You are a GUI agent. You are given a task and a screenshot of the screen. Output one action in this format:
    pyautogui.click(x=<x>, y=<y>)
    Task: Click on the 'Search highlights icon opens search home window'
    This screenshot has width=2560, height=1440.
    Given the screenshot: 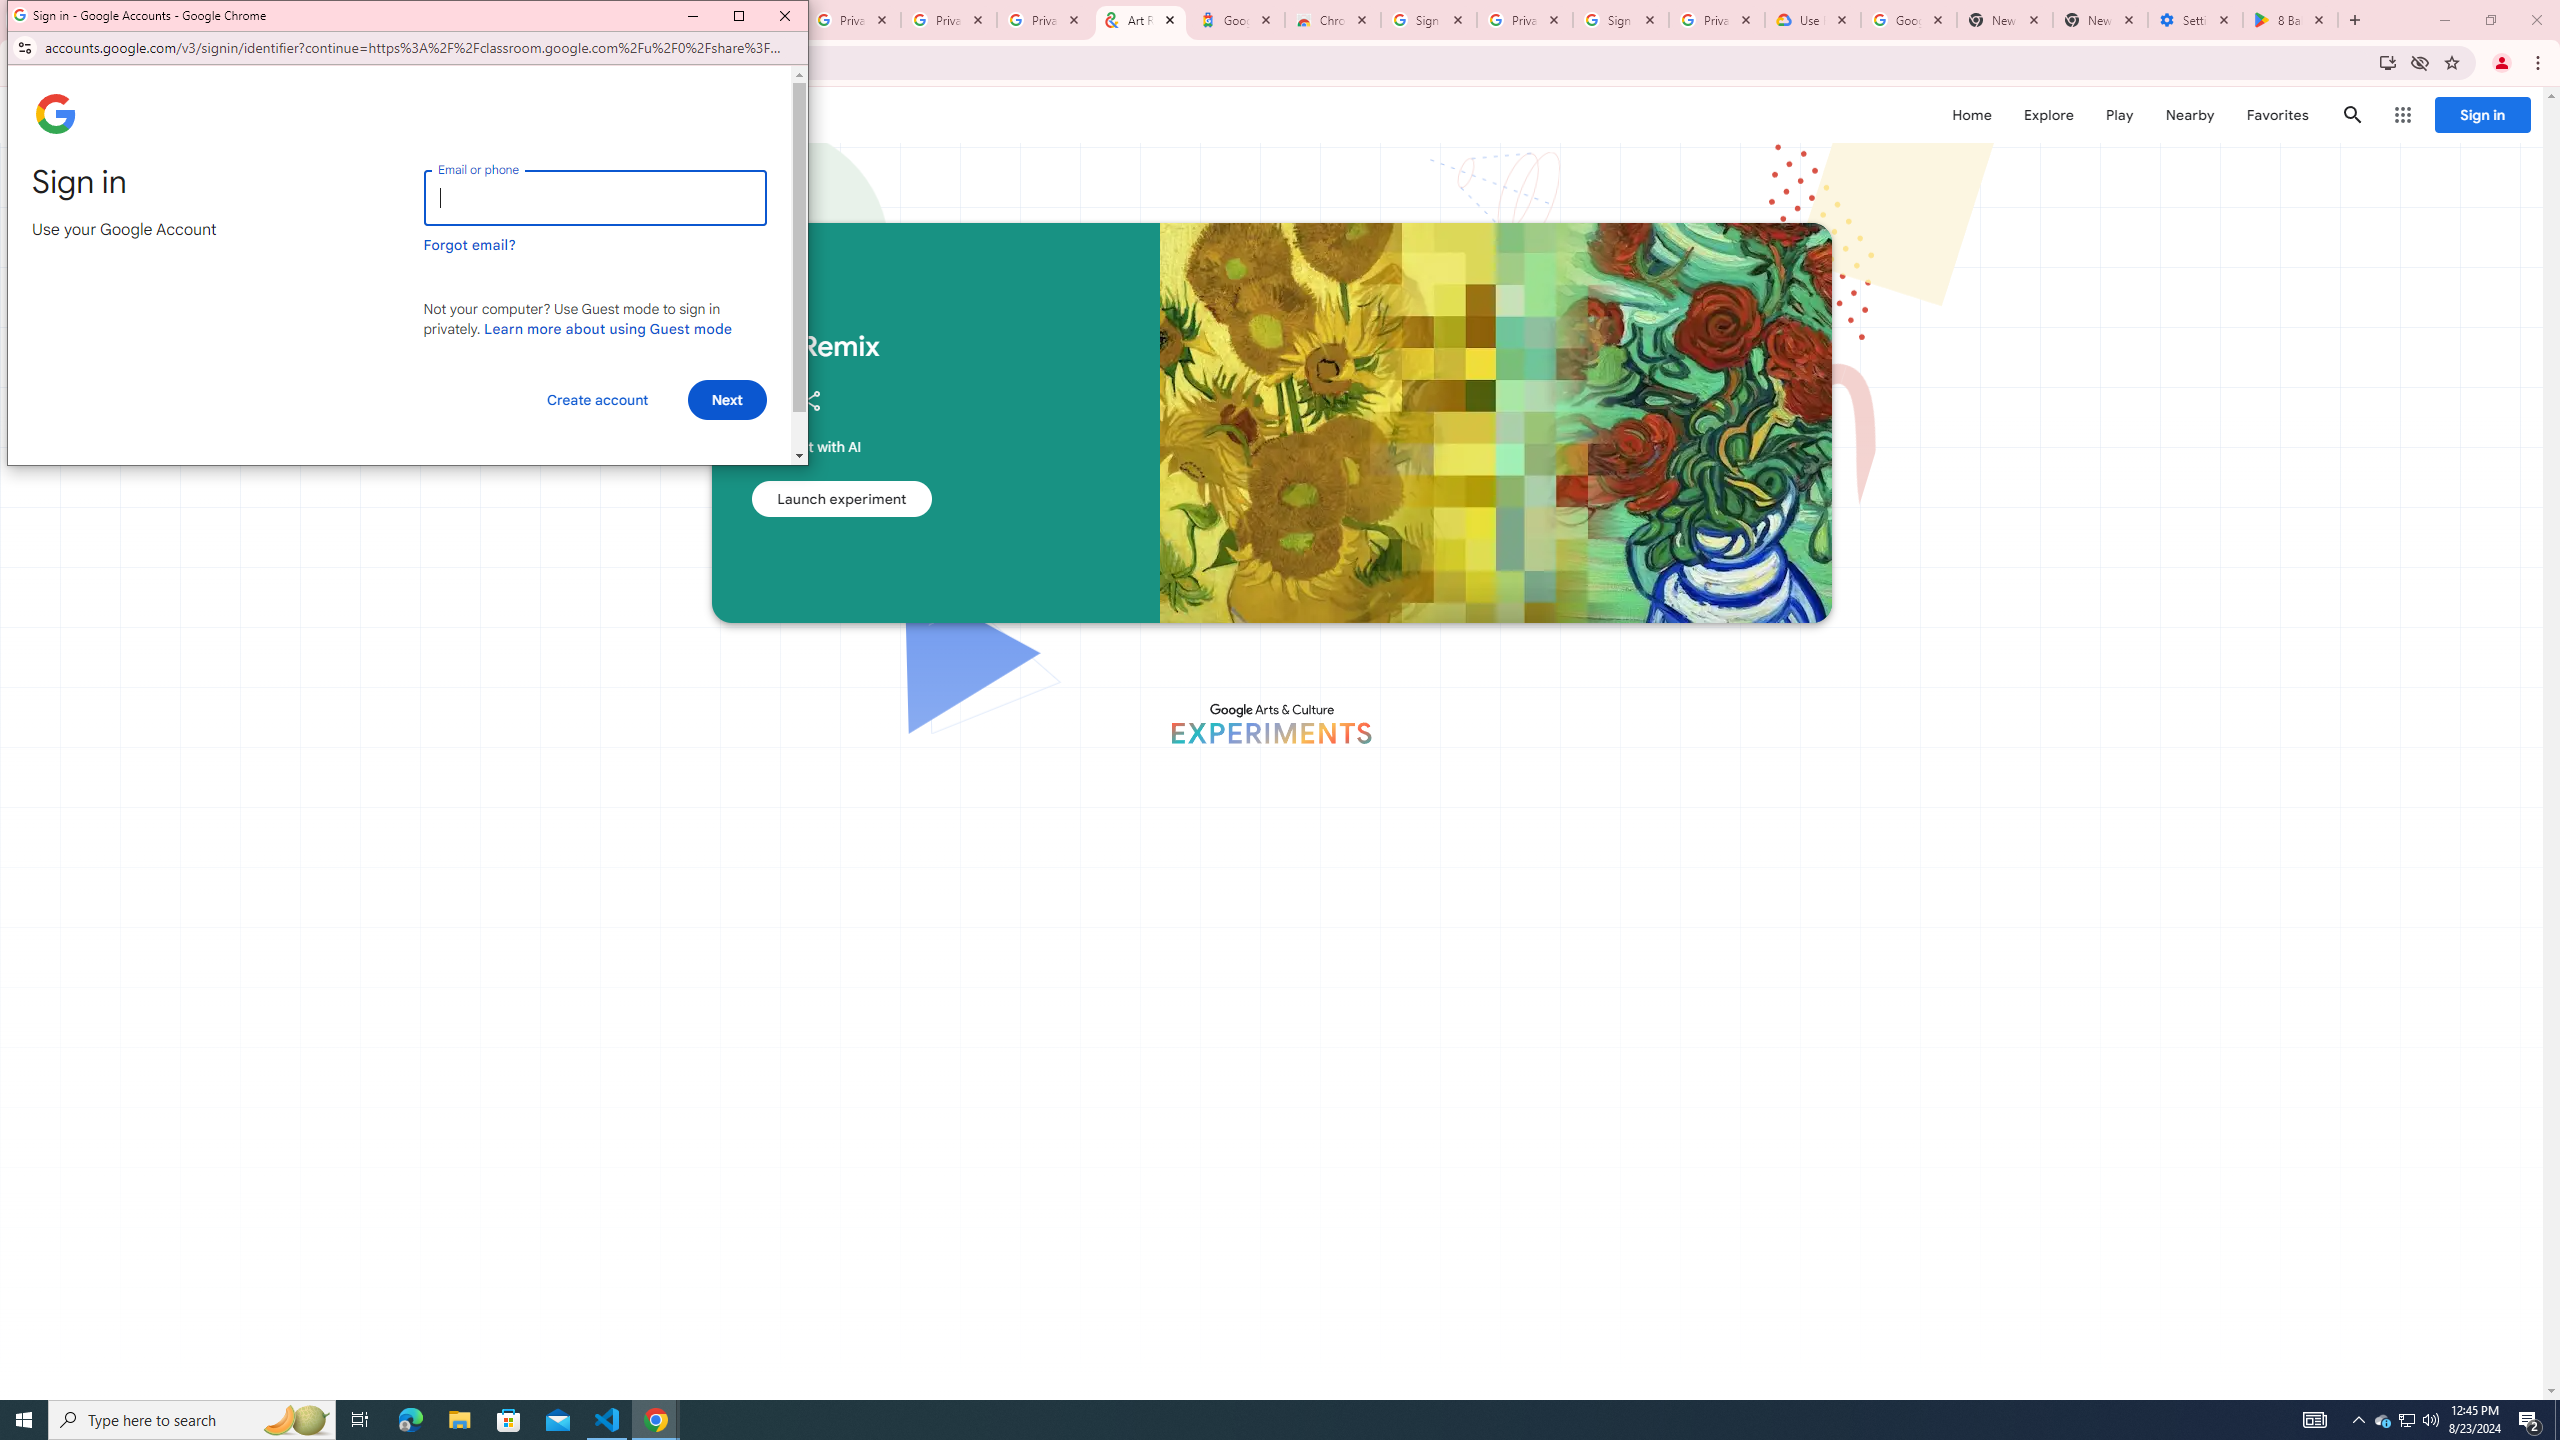 What is the action you would take?
    pyautogui.click(x=294, y=1418)
    